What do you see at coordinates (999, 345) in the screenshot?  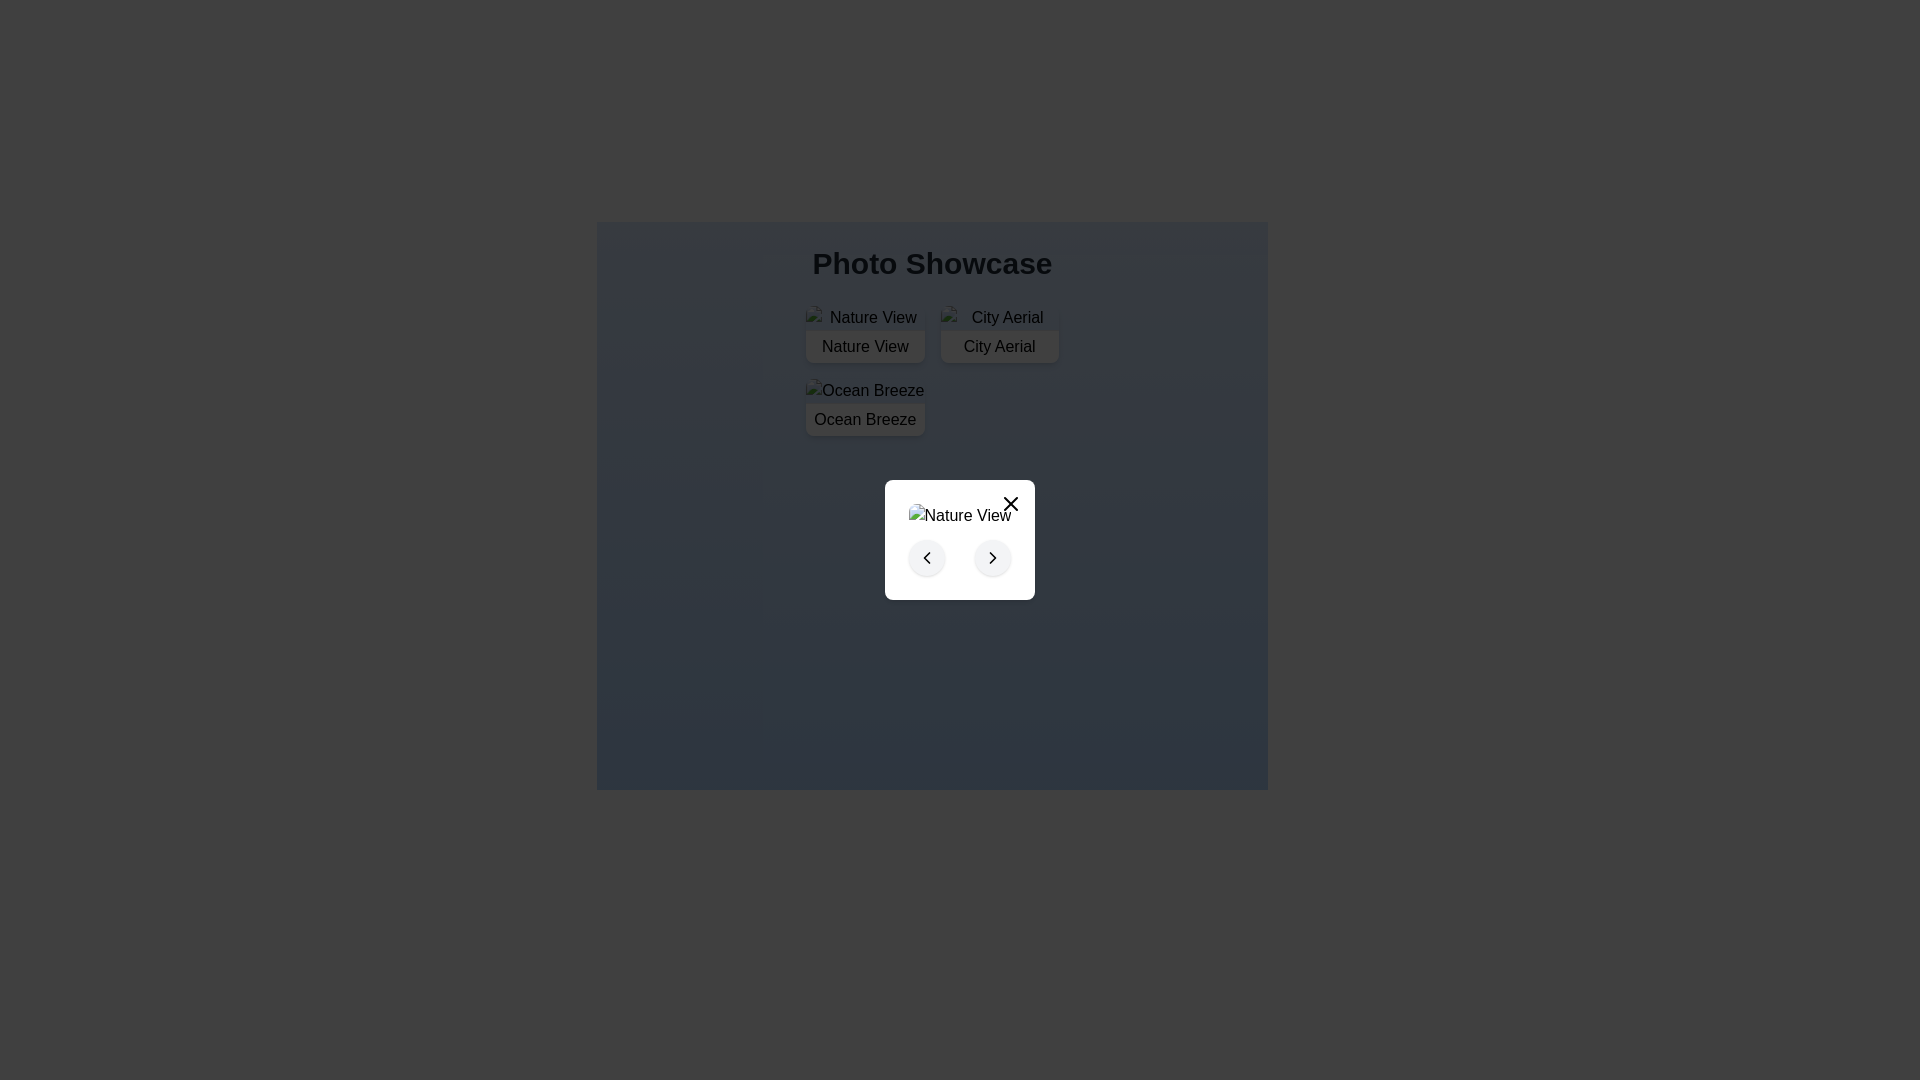 I see `the descriptive text label for the image 'City Aerial' located in the second column of the grid in the 'Photo Showcase' section` at bounding box center [999, 345].